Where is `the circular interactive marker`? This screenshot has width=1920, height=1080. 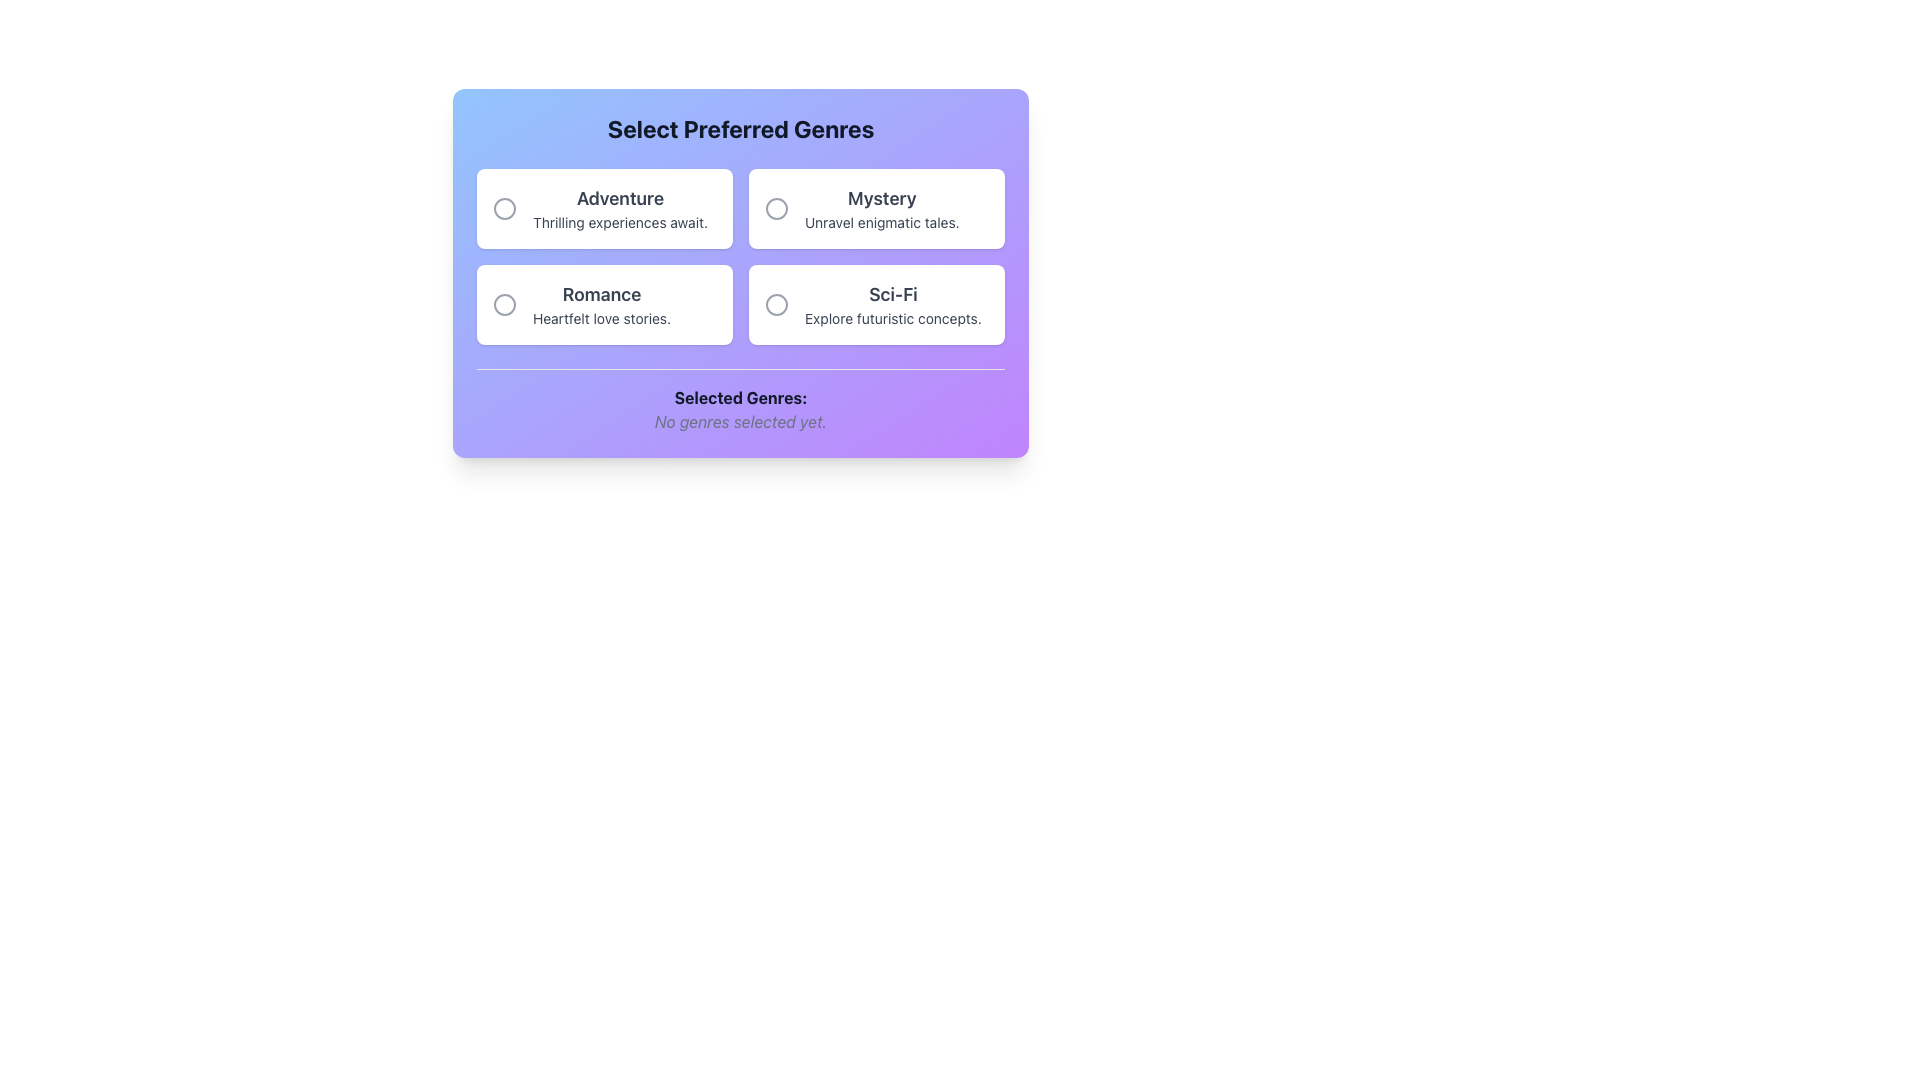
the circular interactive marker is located at coordinates (504, 208).